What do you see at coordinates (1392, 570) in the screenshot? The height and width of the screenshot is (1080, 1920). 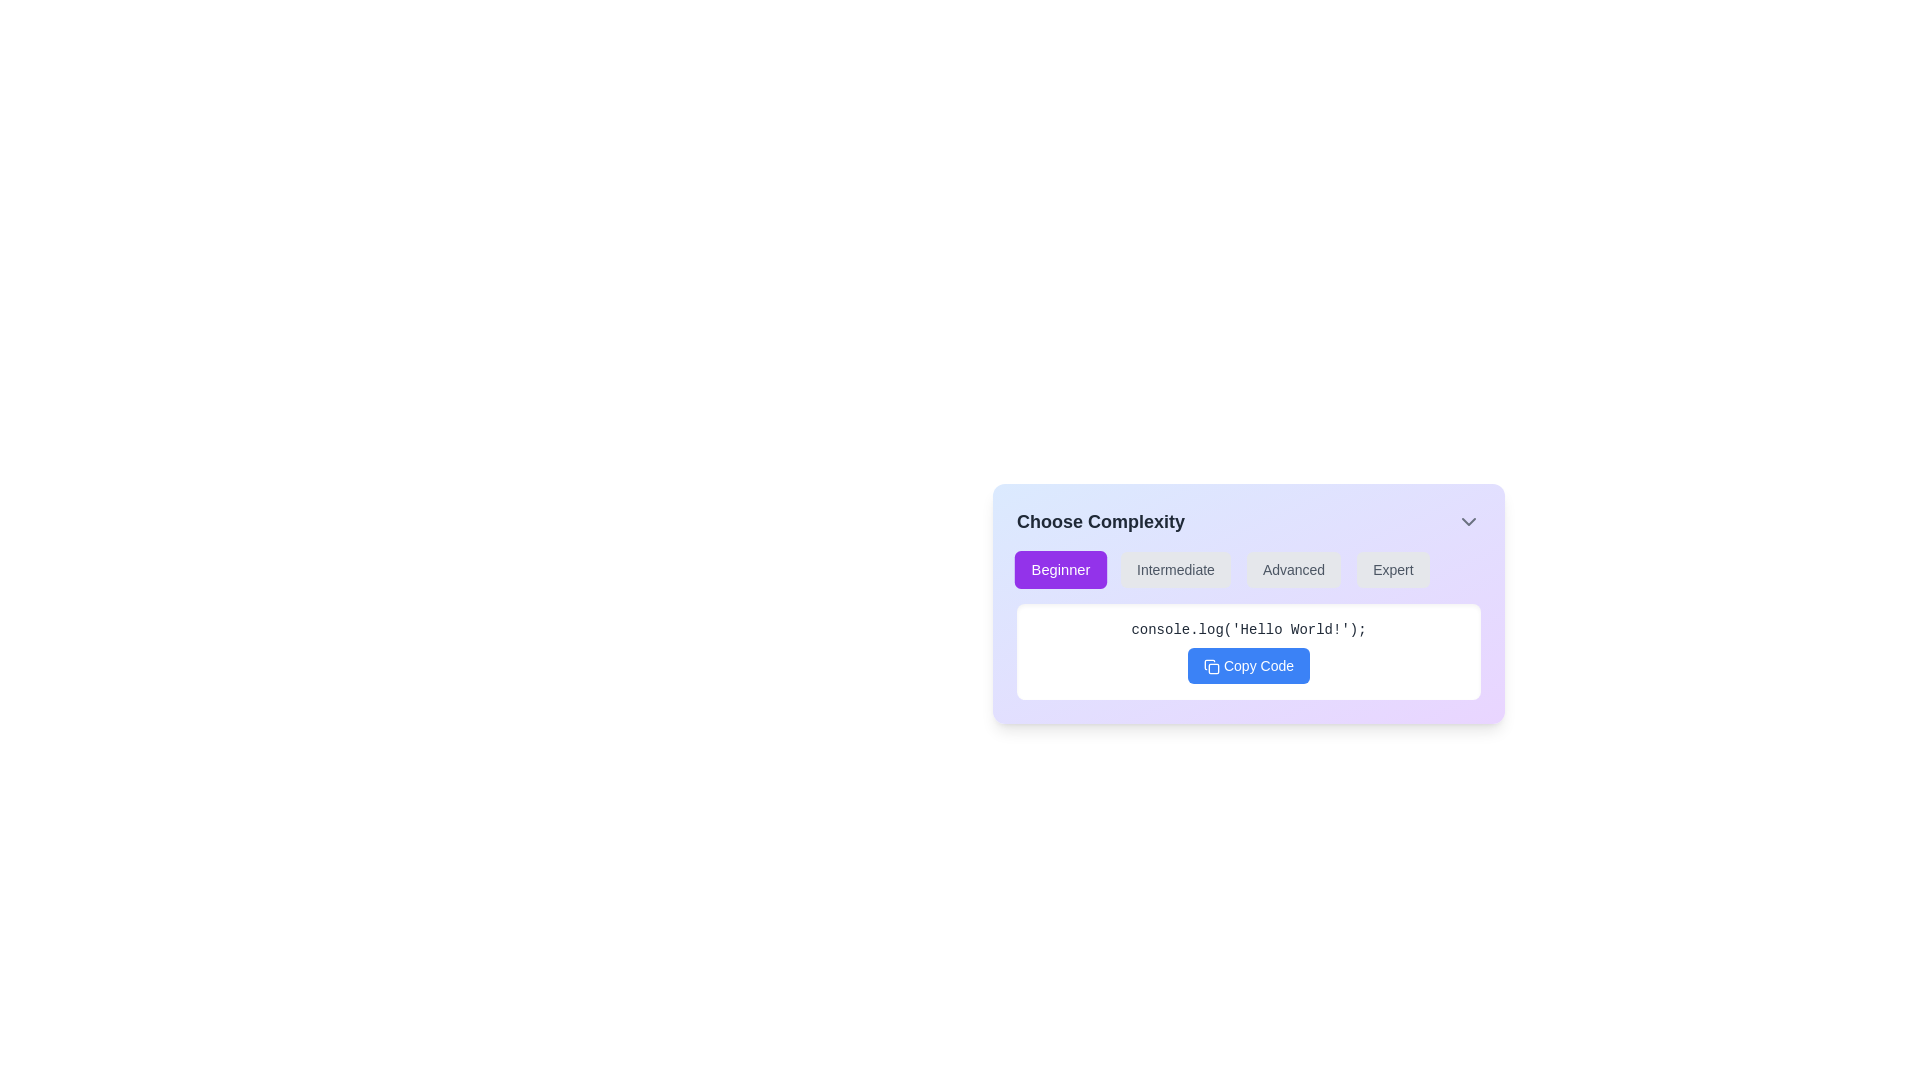 I see `the 'Expert' button displayed in a gray background with rounded corners` at bounding box center [1392, 570].